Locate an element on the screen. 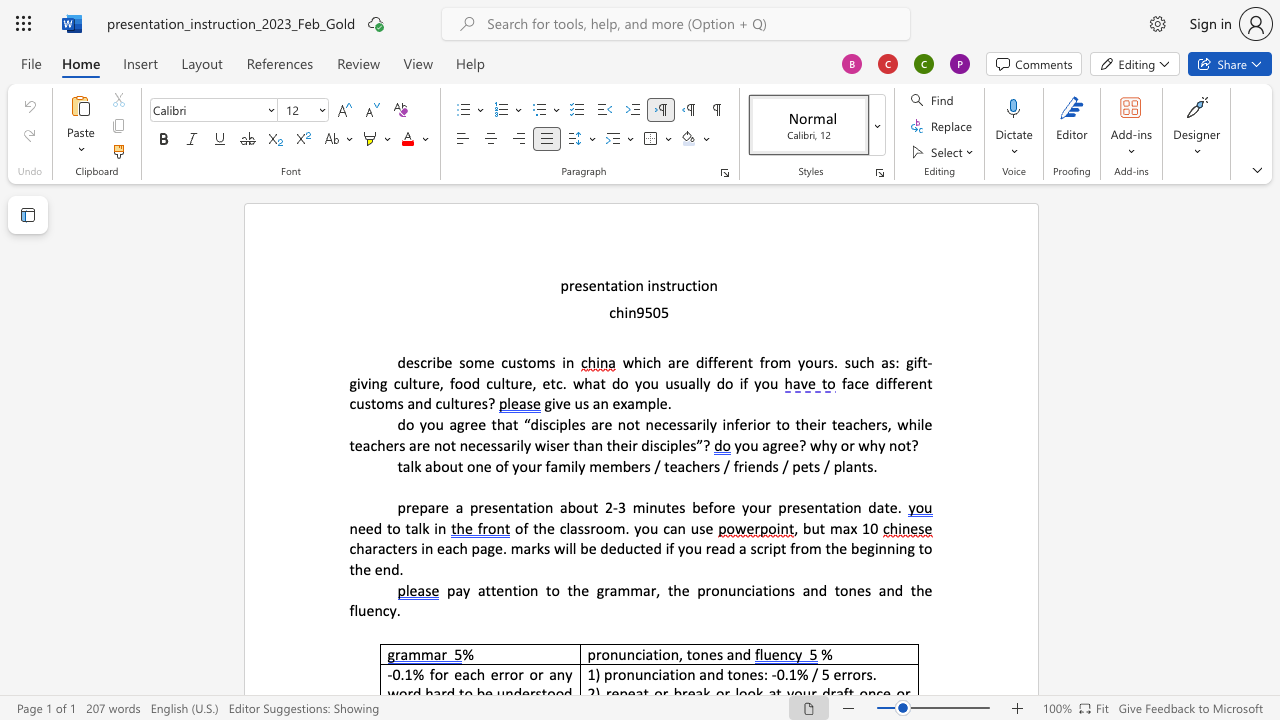 This screenshot has width=1280, height=720. the space between the continuous character "o" and "r" in the text is located at coordinates (720, 506).